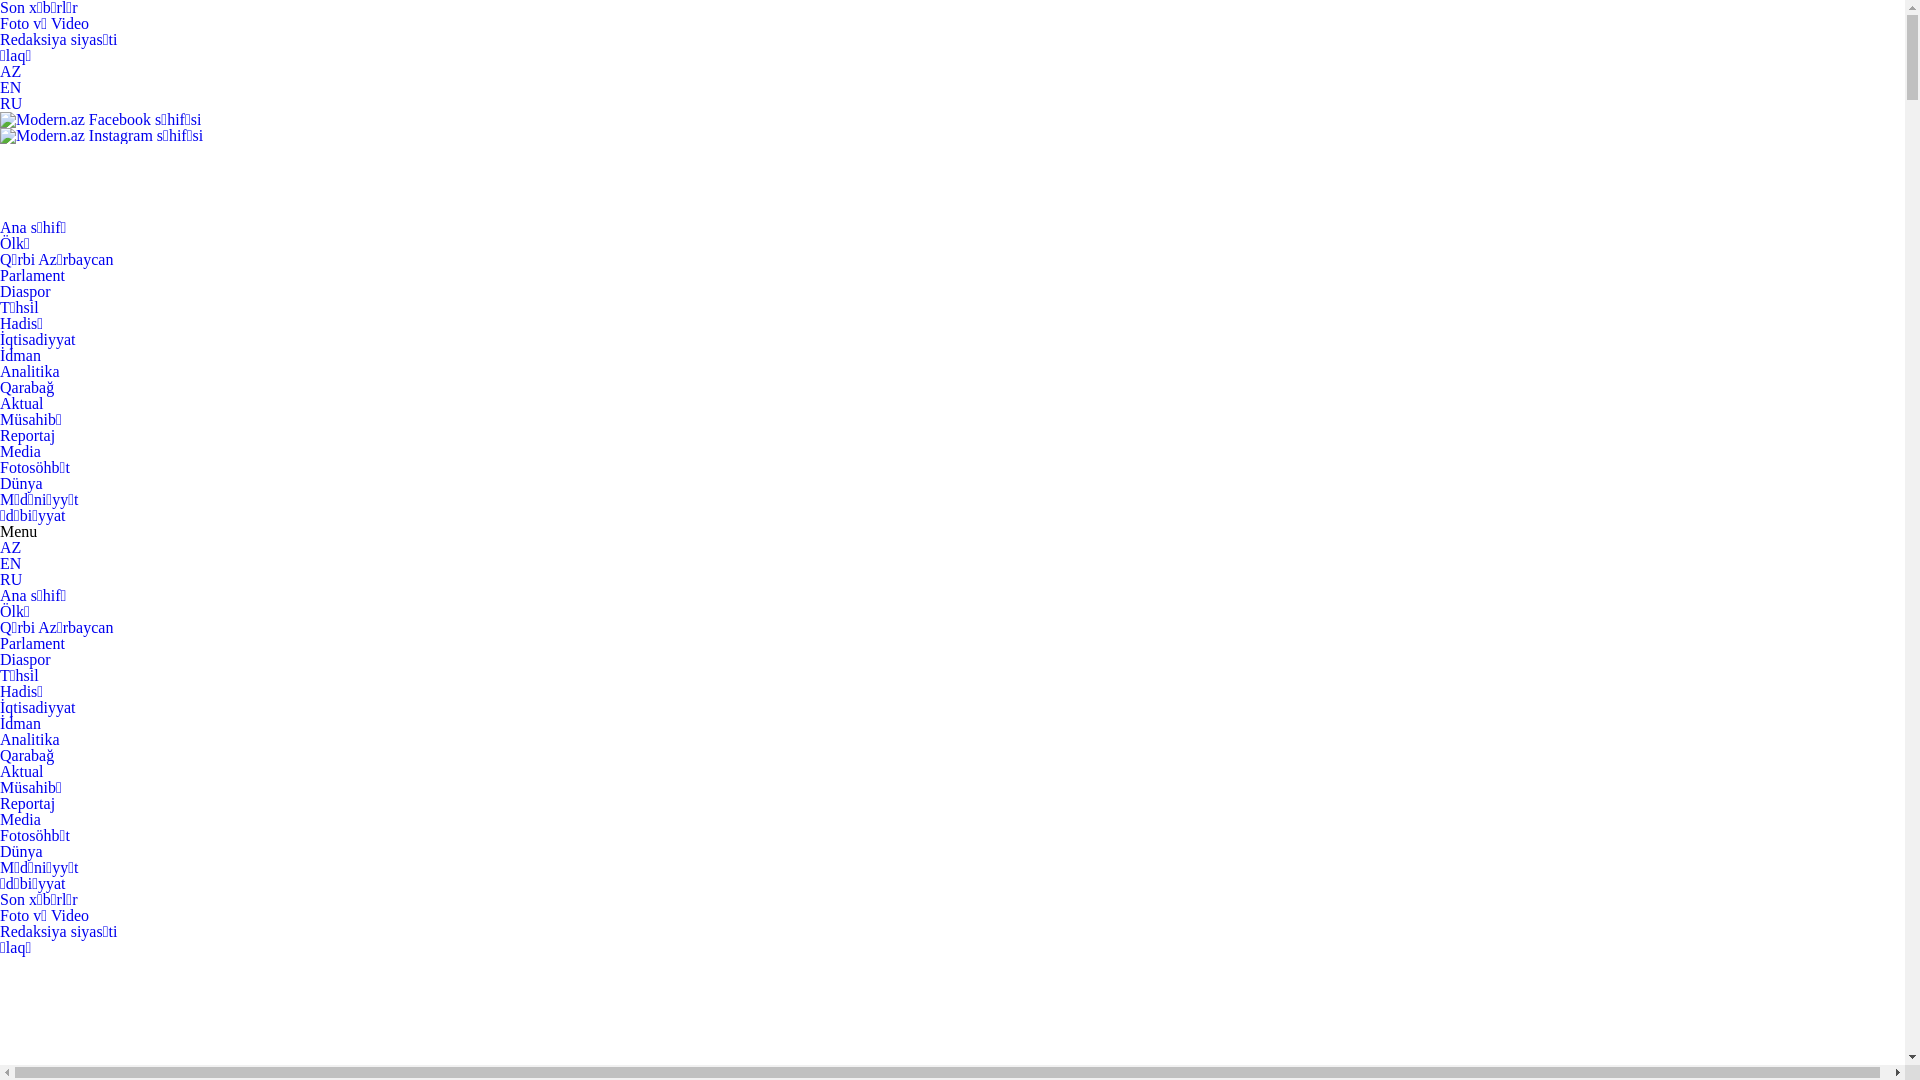 The image size is (1920, 1080). What do you see at coordinates (20, 819) in the screenshot?
I see `'Media'` at bounding box center [20, 819].